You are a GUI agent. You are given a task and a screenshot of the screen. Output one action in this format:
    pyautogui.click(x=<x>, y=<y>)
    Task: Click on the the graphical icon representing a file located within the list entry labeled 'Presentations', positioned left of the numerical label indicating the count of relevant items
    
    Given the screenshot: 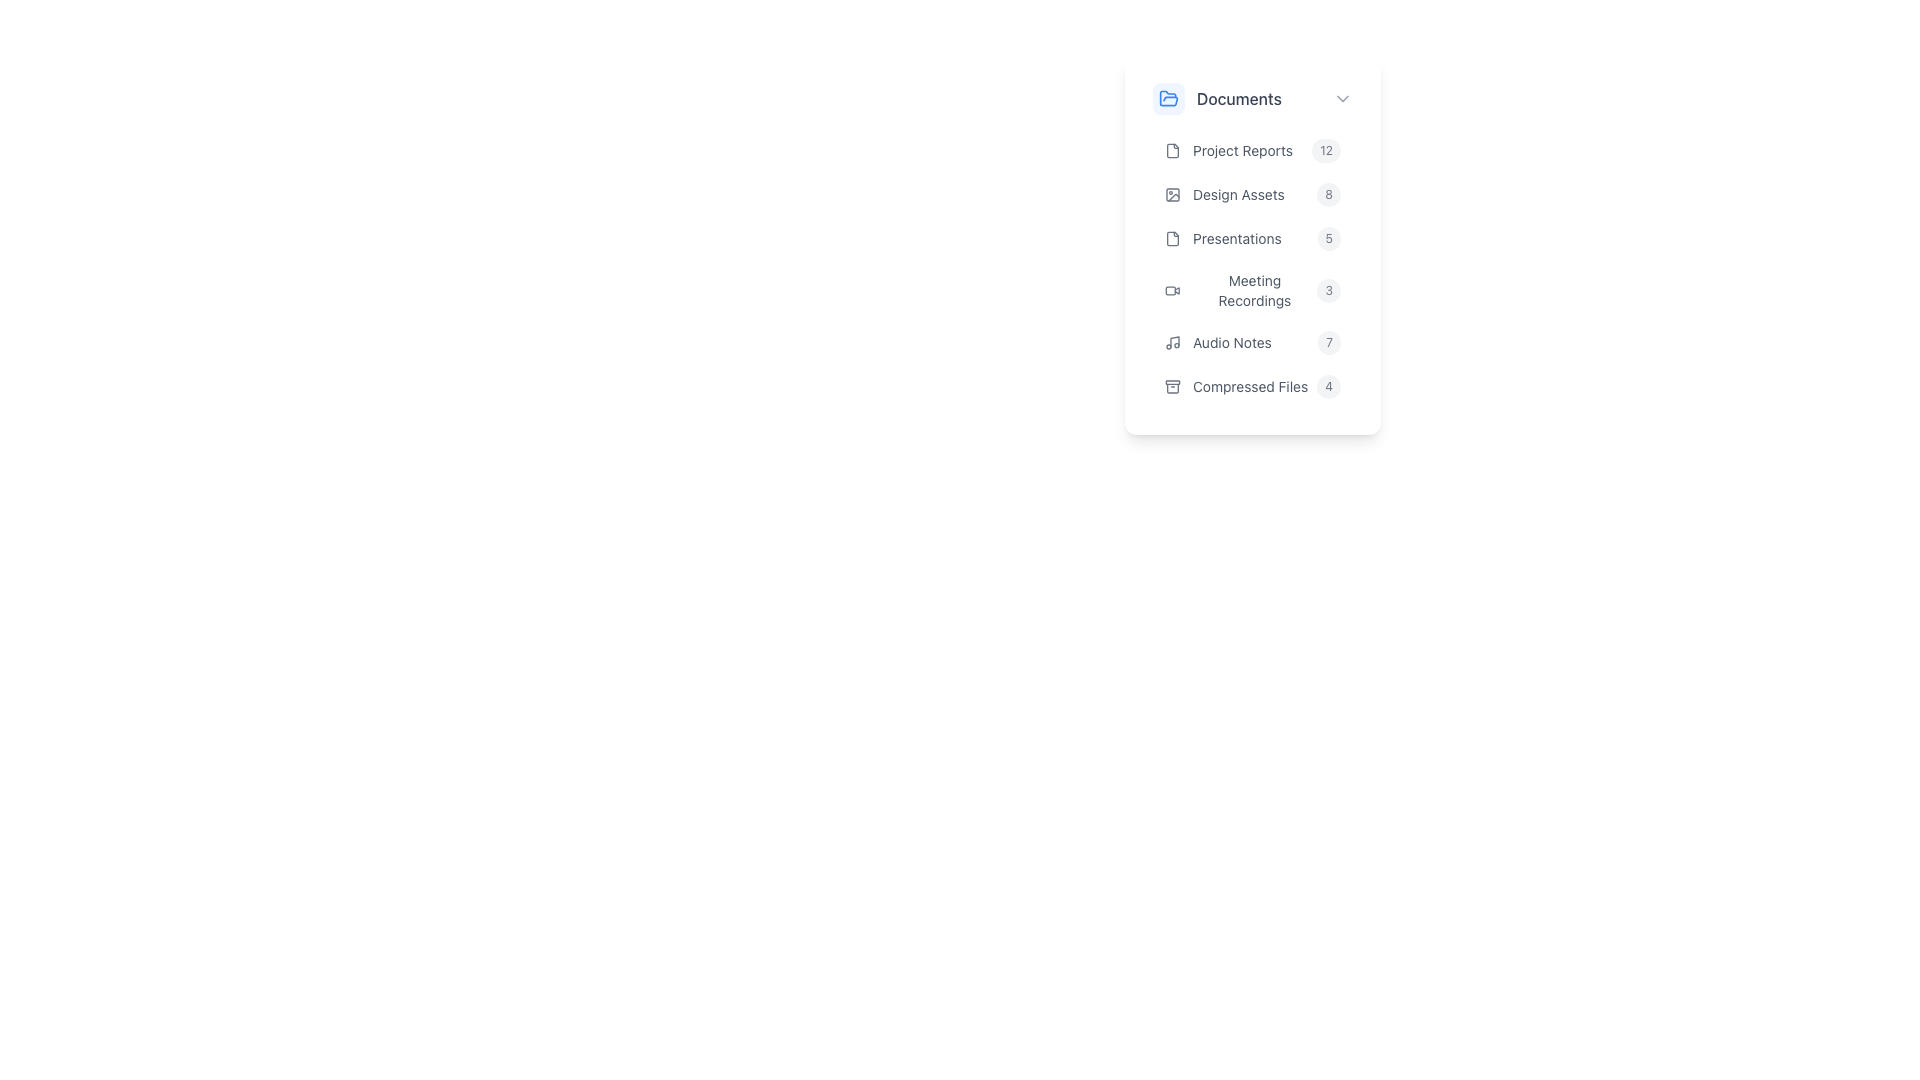 What is the action you would take?
    pyautogui.click(x=1172, y=238)
    